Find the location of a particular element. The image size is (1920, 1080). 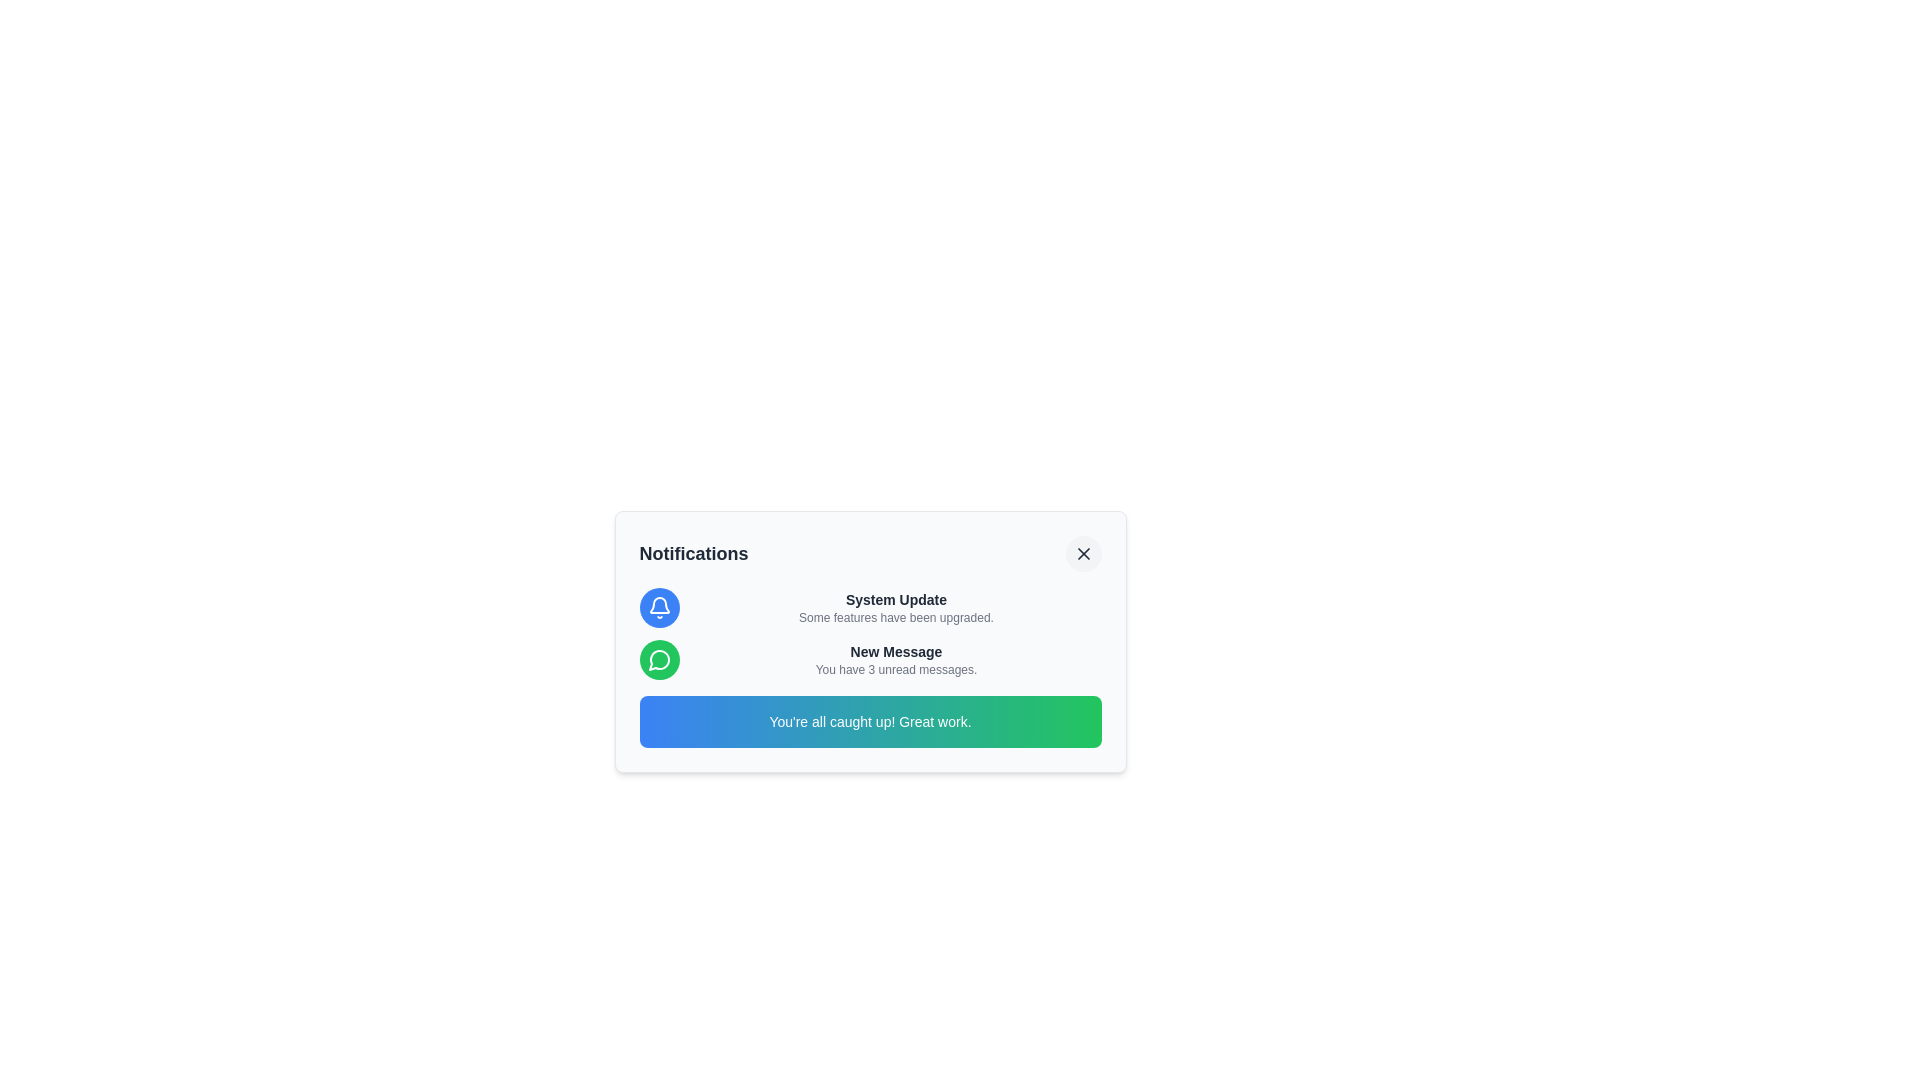

the message notification icon located in the lower-left part of the notification box, below and slightly to the left of the title 'New Message' is located at coordinates (658, 660).